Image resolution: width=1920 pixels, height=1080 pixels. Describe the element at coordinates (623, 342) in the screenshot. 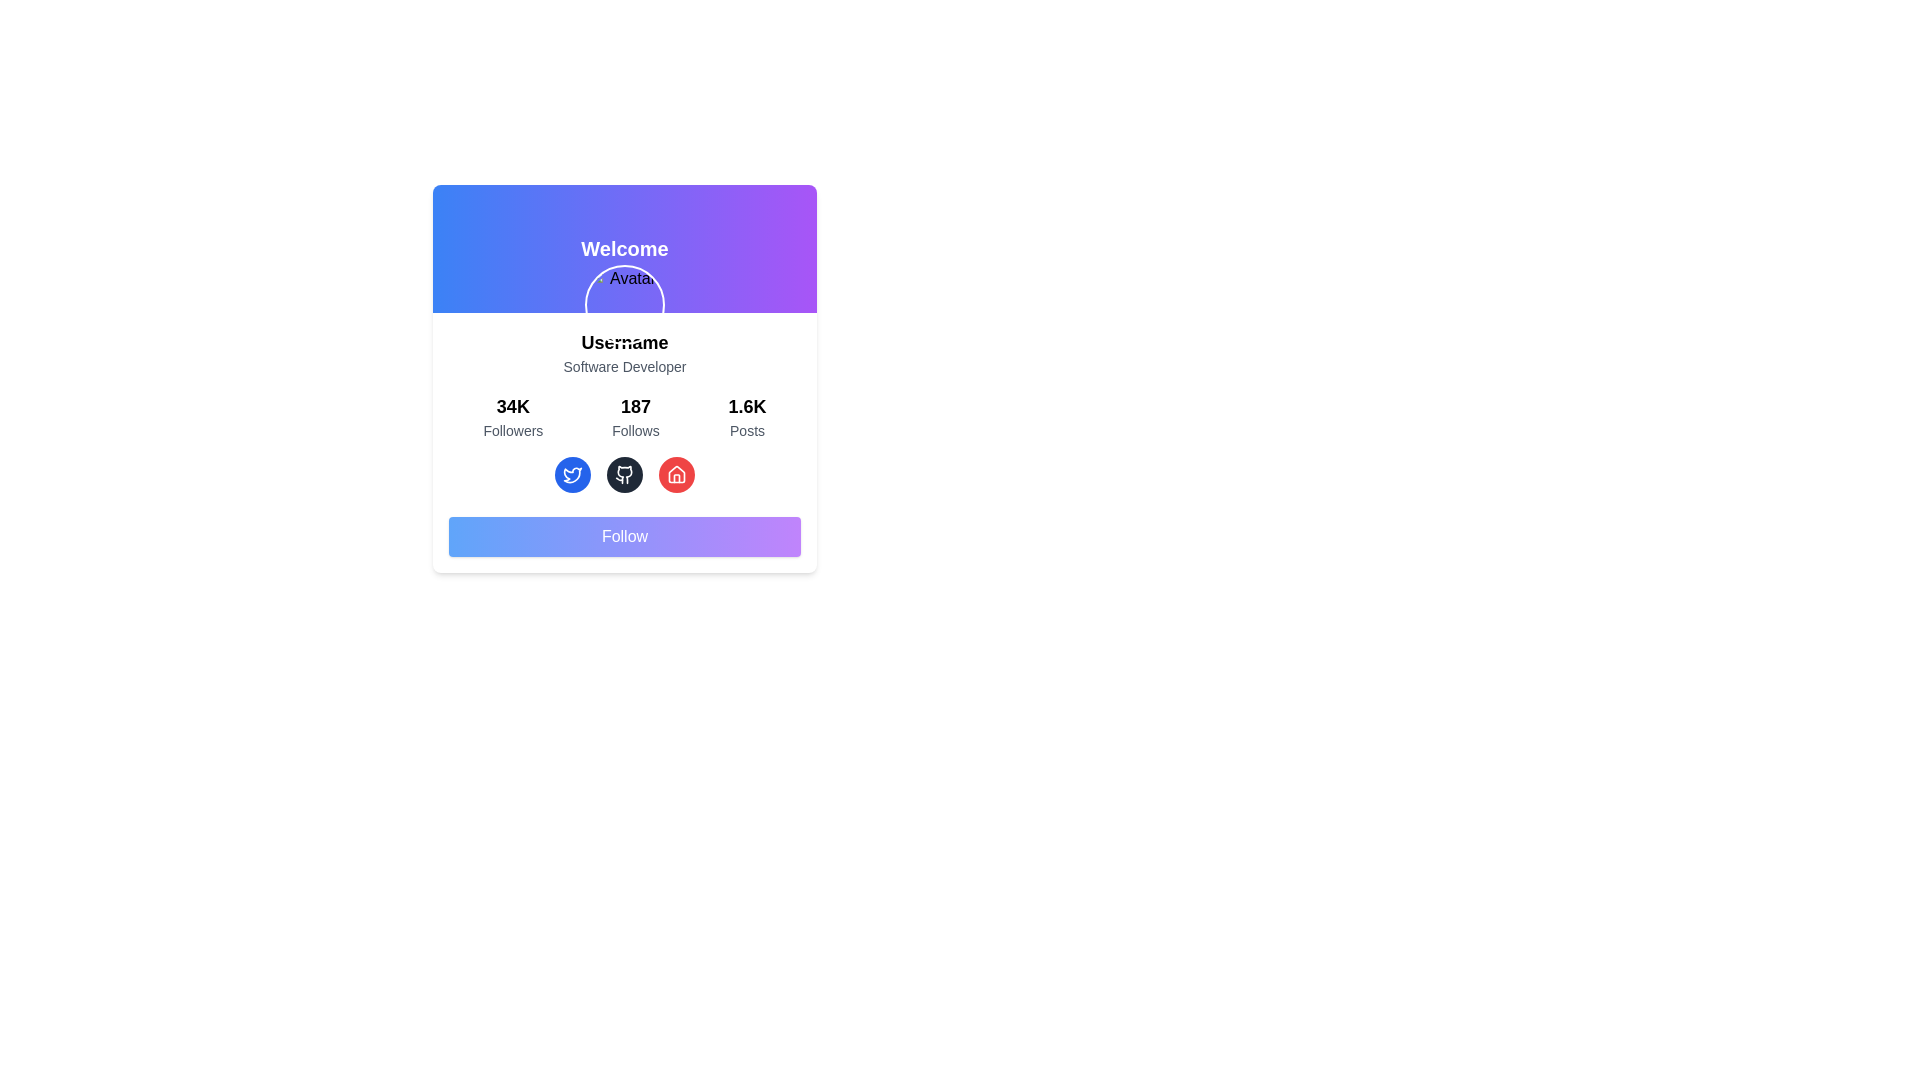

I see `the 'Username' text label, which is bold and larger than surrounding text, positioned directly below the avatar area and above the 'Software Developer' text` at that location.